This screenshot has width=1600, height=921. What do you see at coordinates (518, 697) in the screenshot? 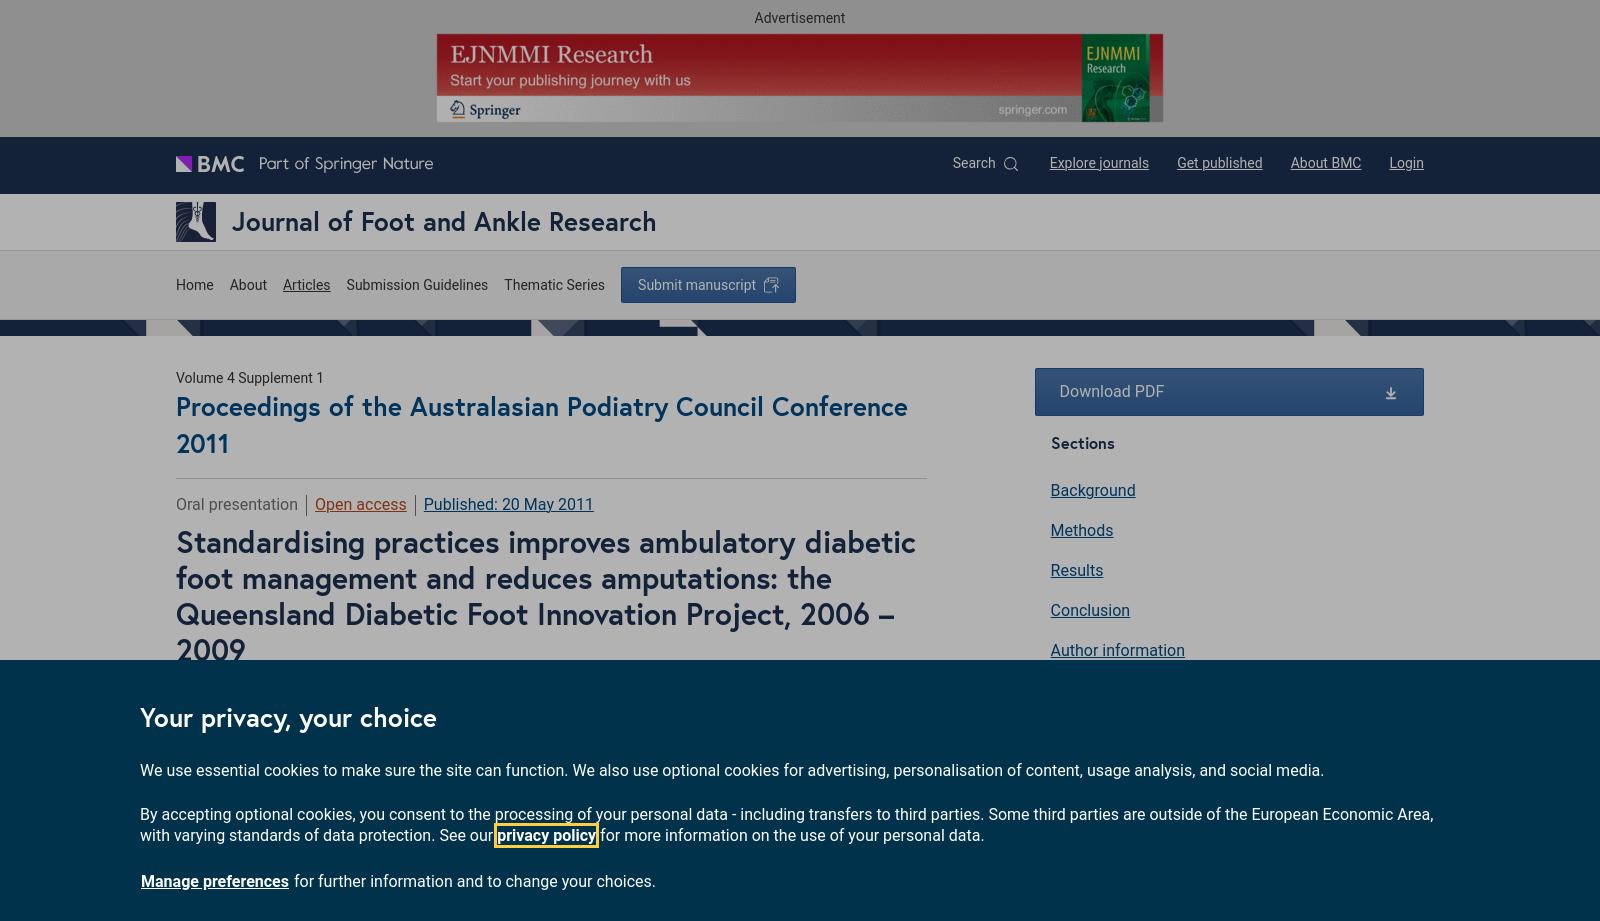
I see `'Anthony Russell'` at bounding box center [518, 697].